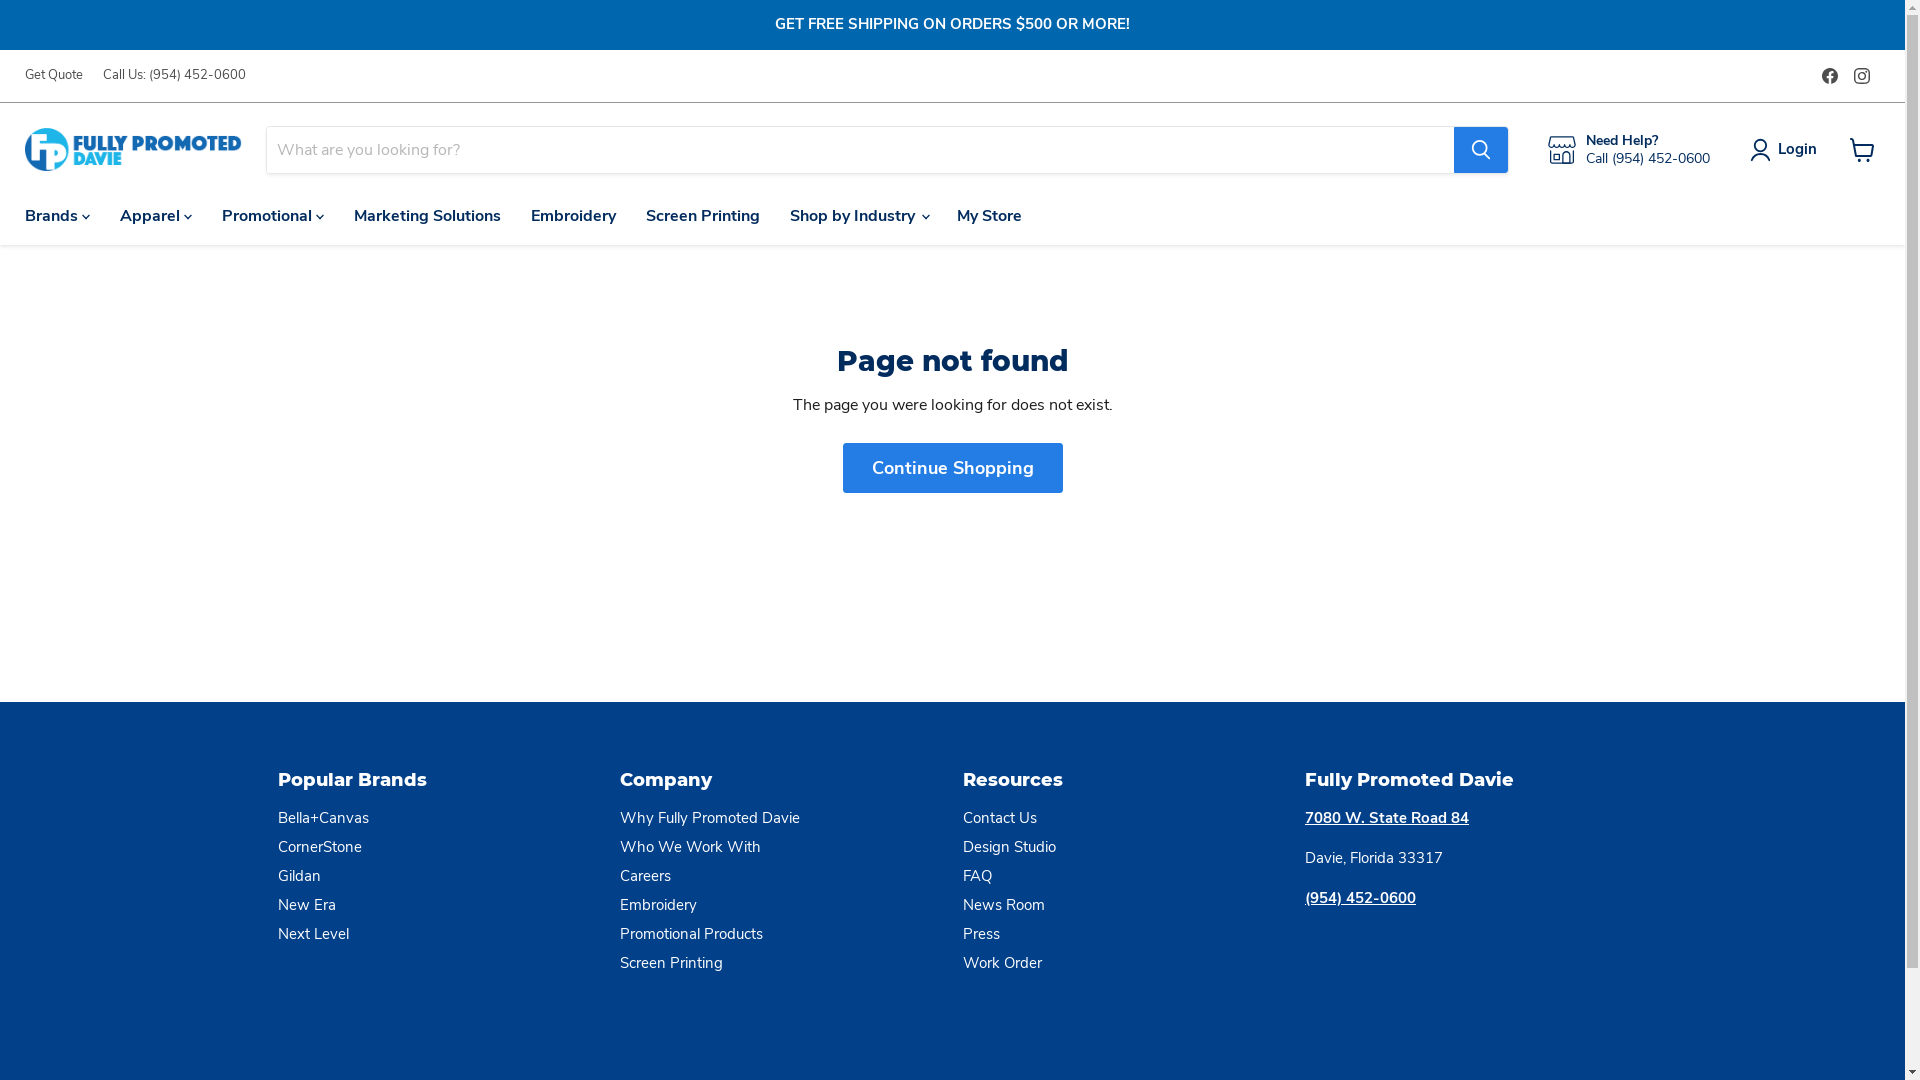  I want to click on 'My Store', so click(989, 216).